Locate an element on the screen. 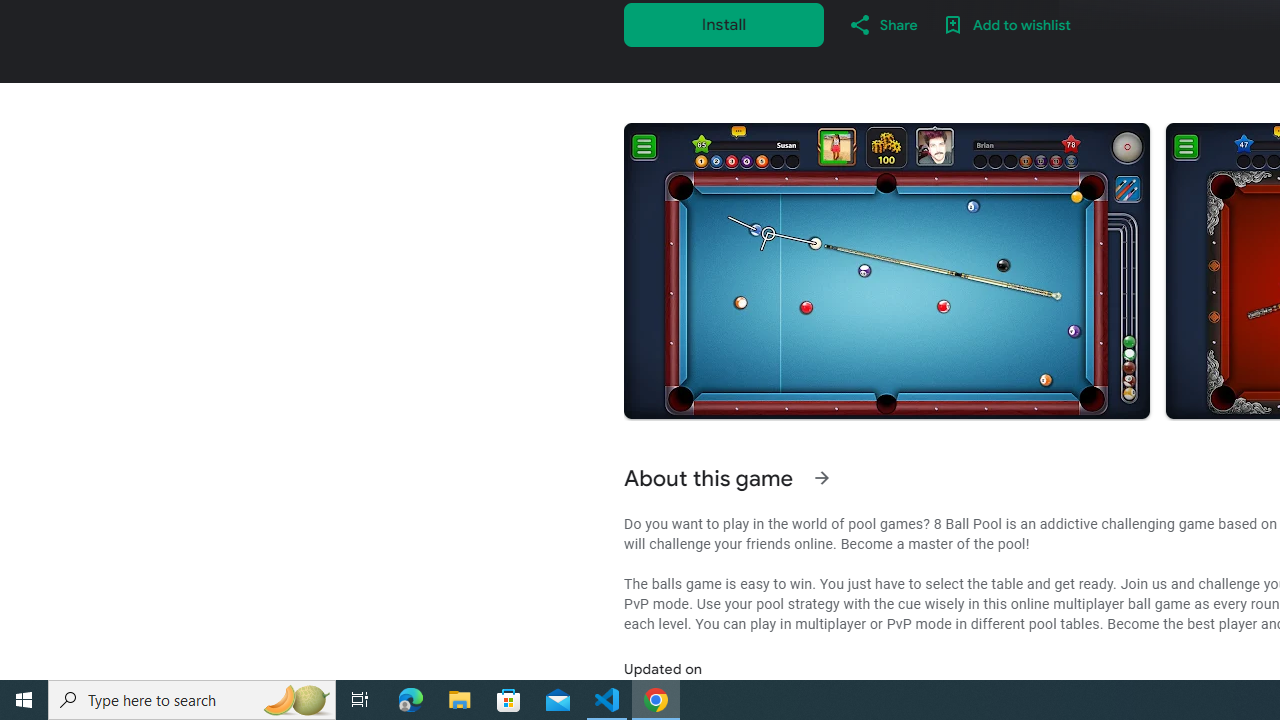 The height and width of the screenshot is (720, 1280). 'Install' is located at coordinates (722, 24).